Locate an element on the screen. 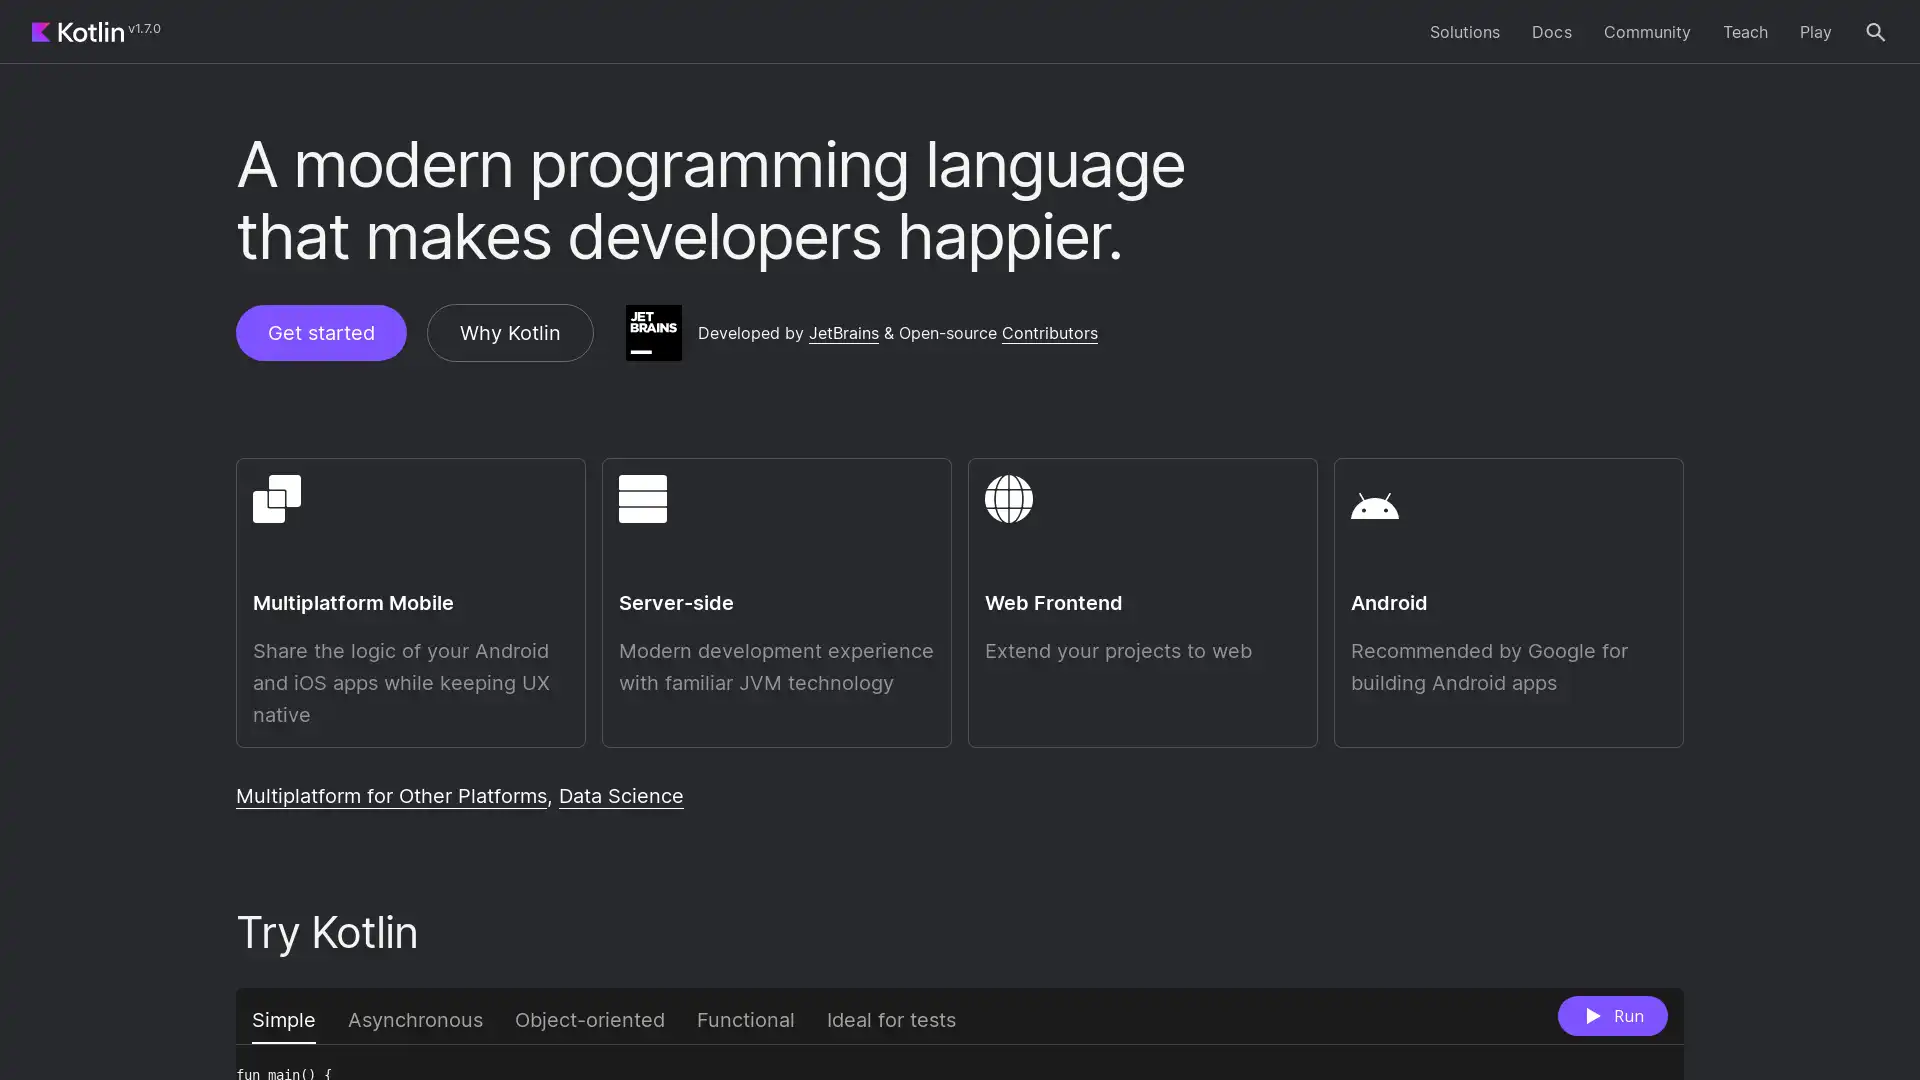  Search is located at coordinates (1875, 67).